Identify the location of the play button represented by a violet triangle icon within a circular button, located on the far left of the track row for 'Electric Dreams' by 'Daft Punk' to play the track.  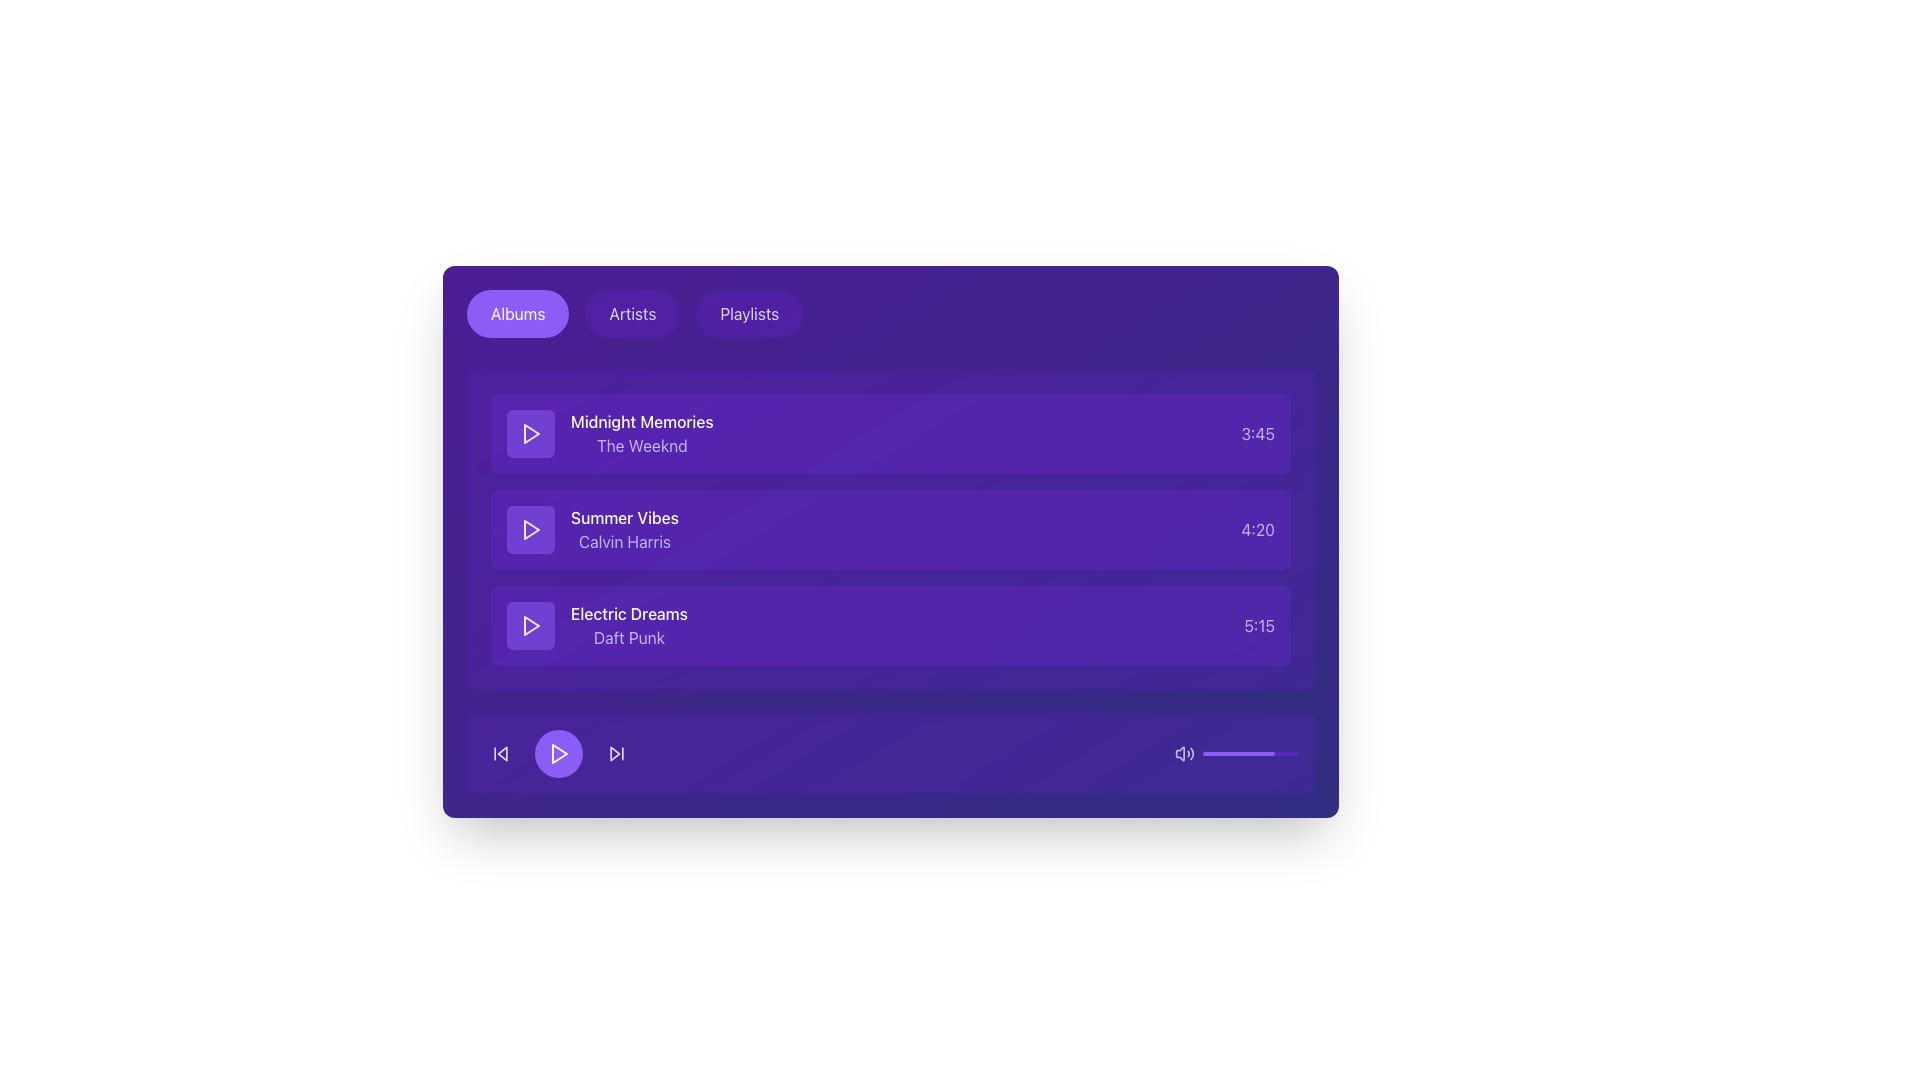
(531, 624).